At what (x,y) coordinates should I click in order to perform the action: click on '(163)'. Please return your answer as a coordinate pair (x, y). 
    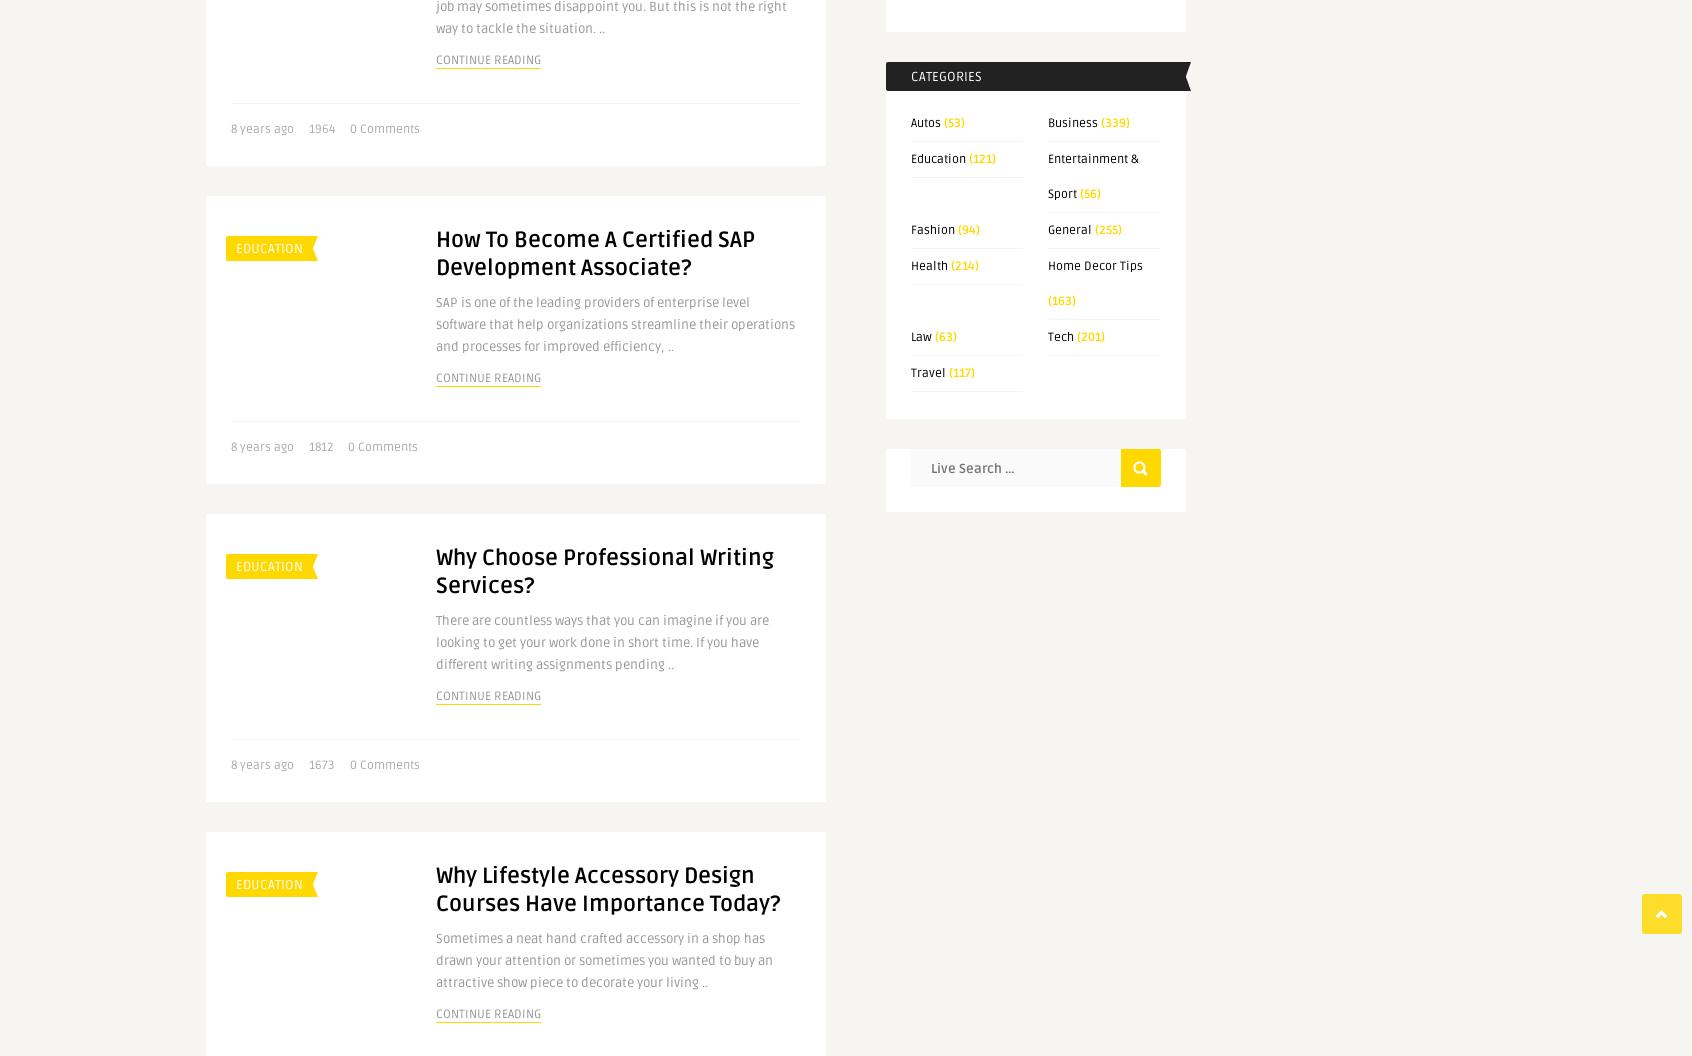
    Looking at the image, I should click on (1062, 301).